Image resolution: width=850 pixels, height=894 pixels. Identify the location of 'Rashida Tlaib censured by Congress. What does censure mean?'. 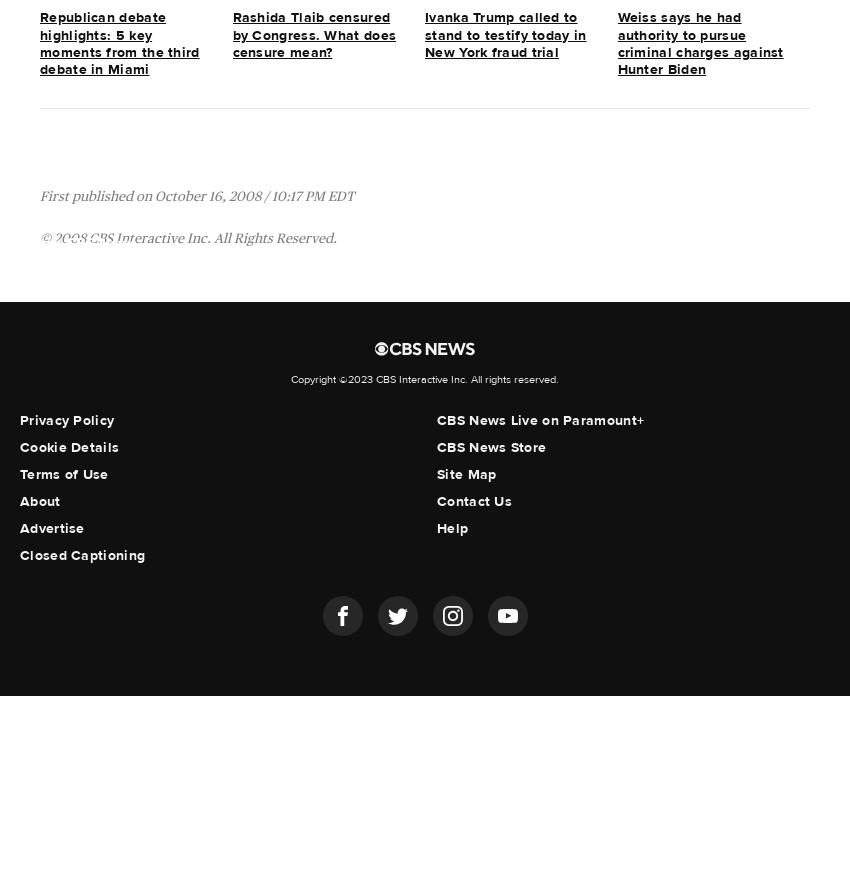
(313, 34).